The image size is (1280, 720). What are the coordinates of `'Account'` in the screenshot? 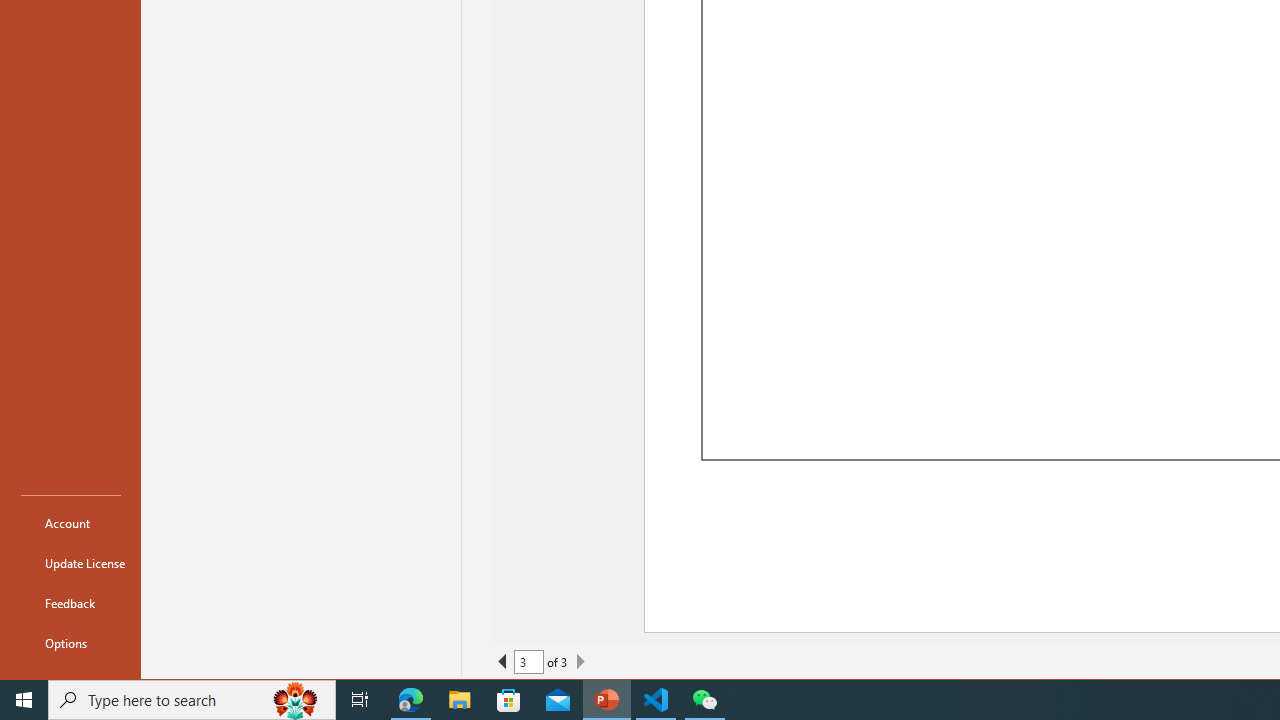 It's located at (71, 522).